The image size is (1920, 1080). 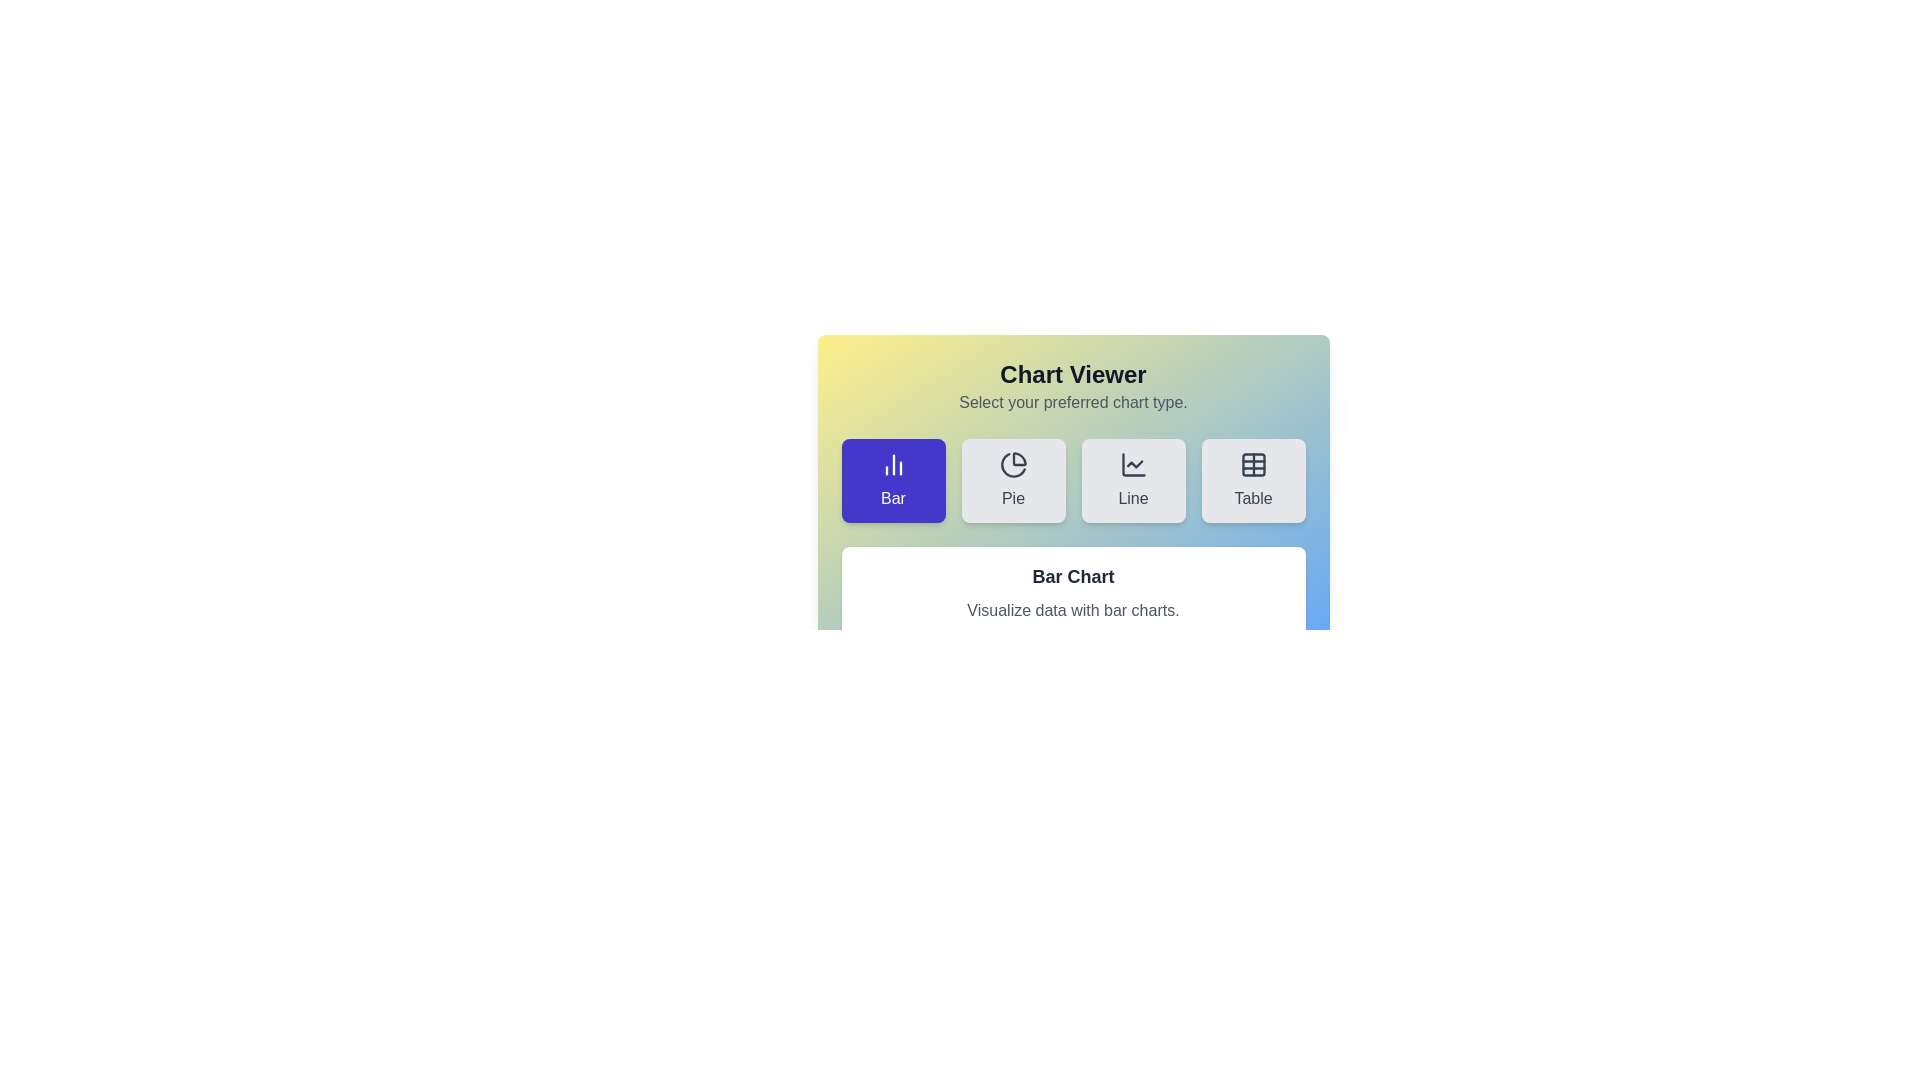 I want to click on the text content of the label that indicates it represents a line chart, located below the line chart icon in the chart type selection group, so click(x=1133, y=497).